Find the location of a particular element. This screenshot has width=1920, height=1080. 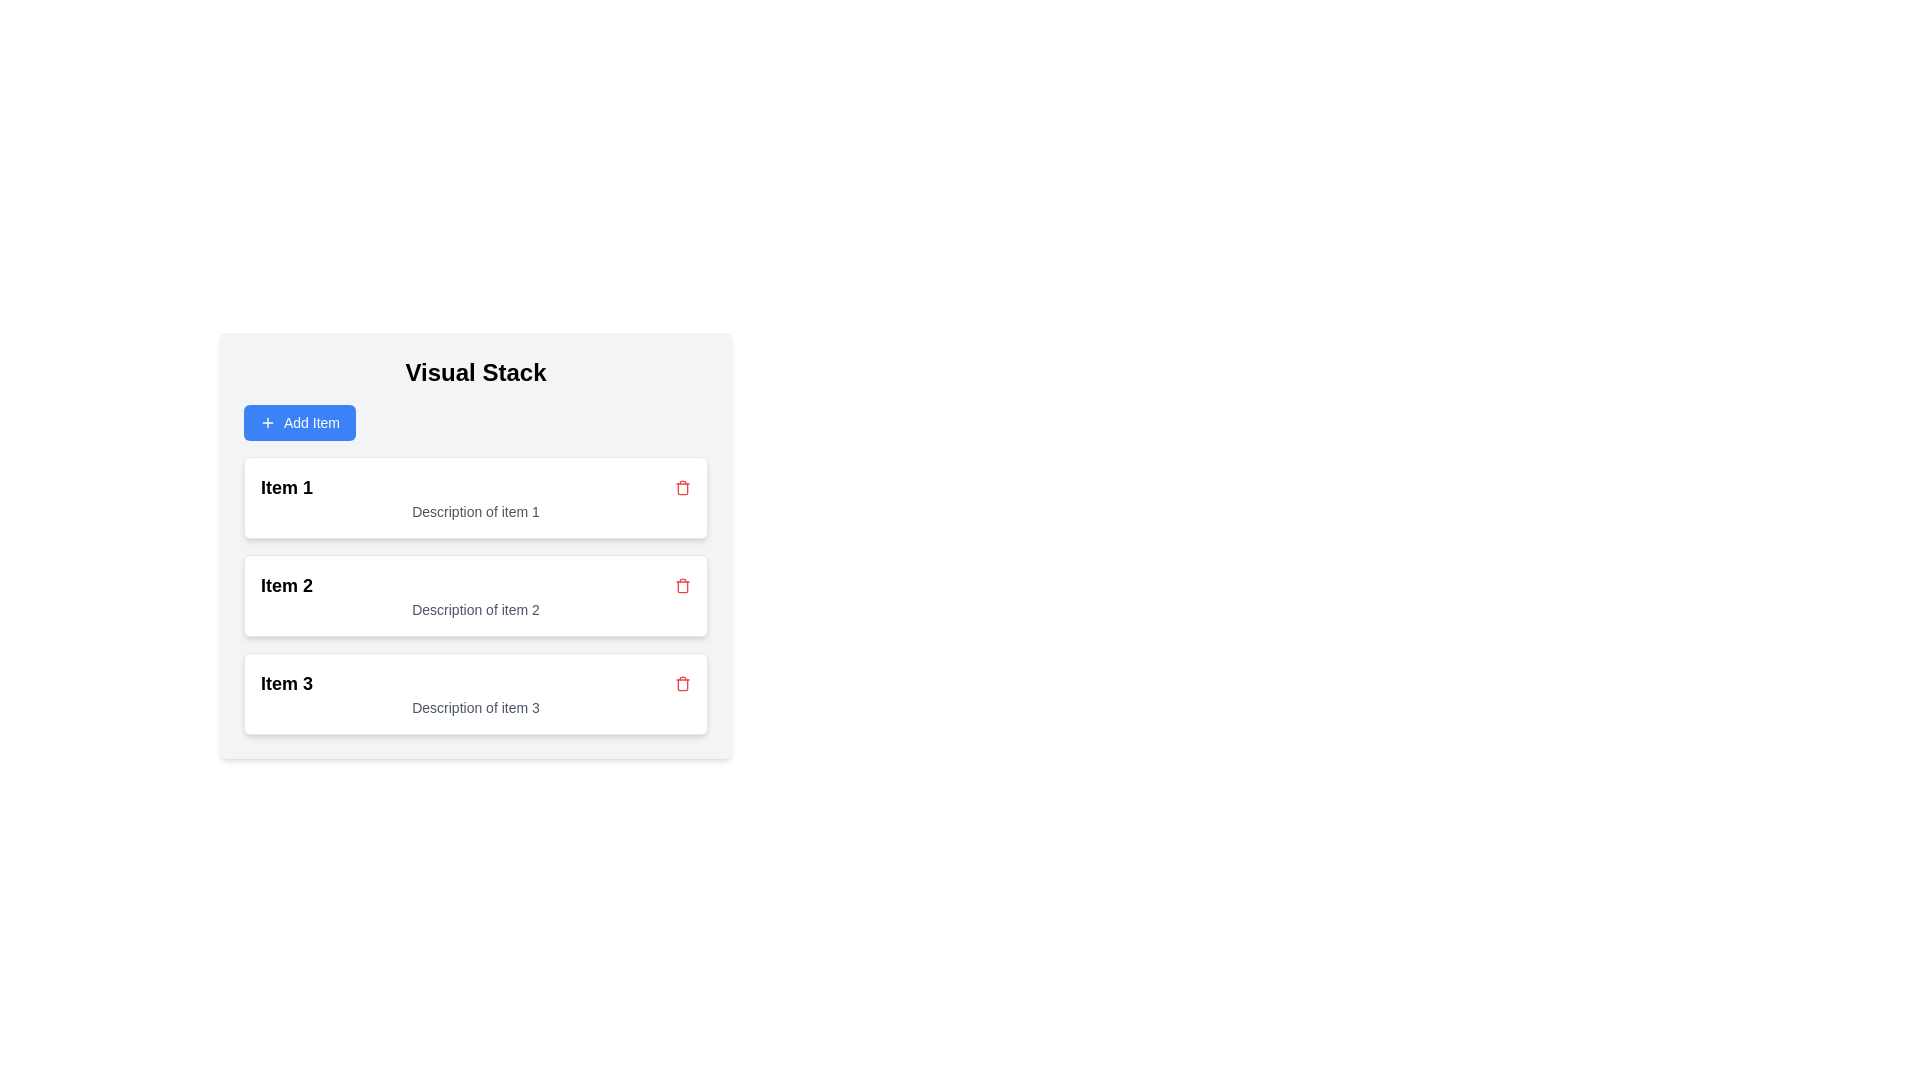

the delete button associated with 'Item 3' is located at coordinates (682, 682).